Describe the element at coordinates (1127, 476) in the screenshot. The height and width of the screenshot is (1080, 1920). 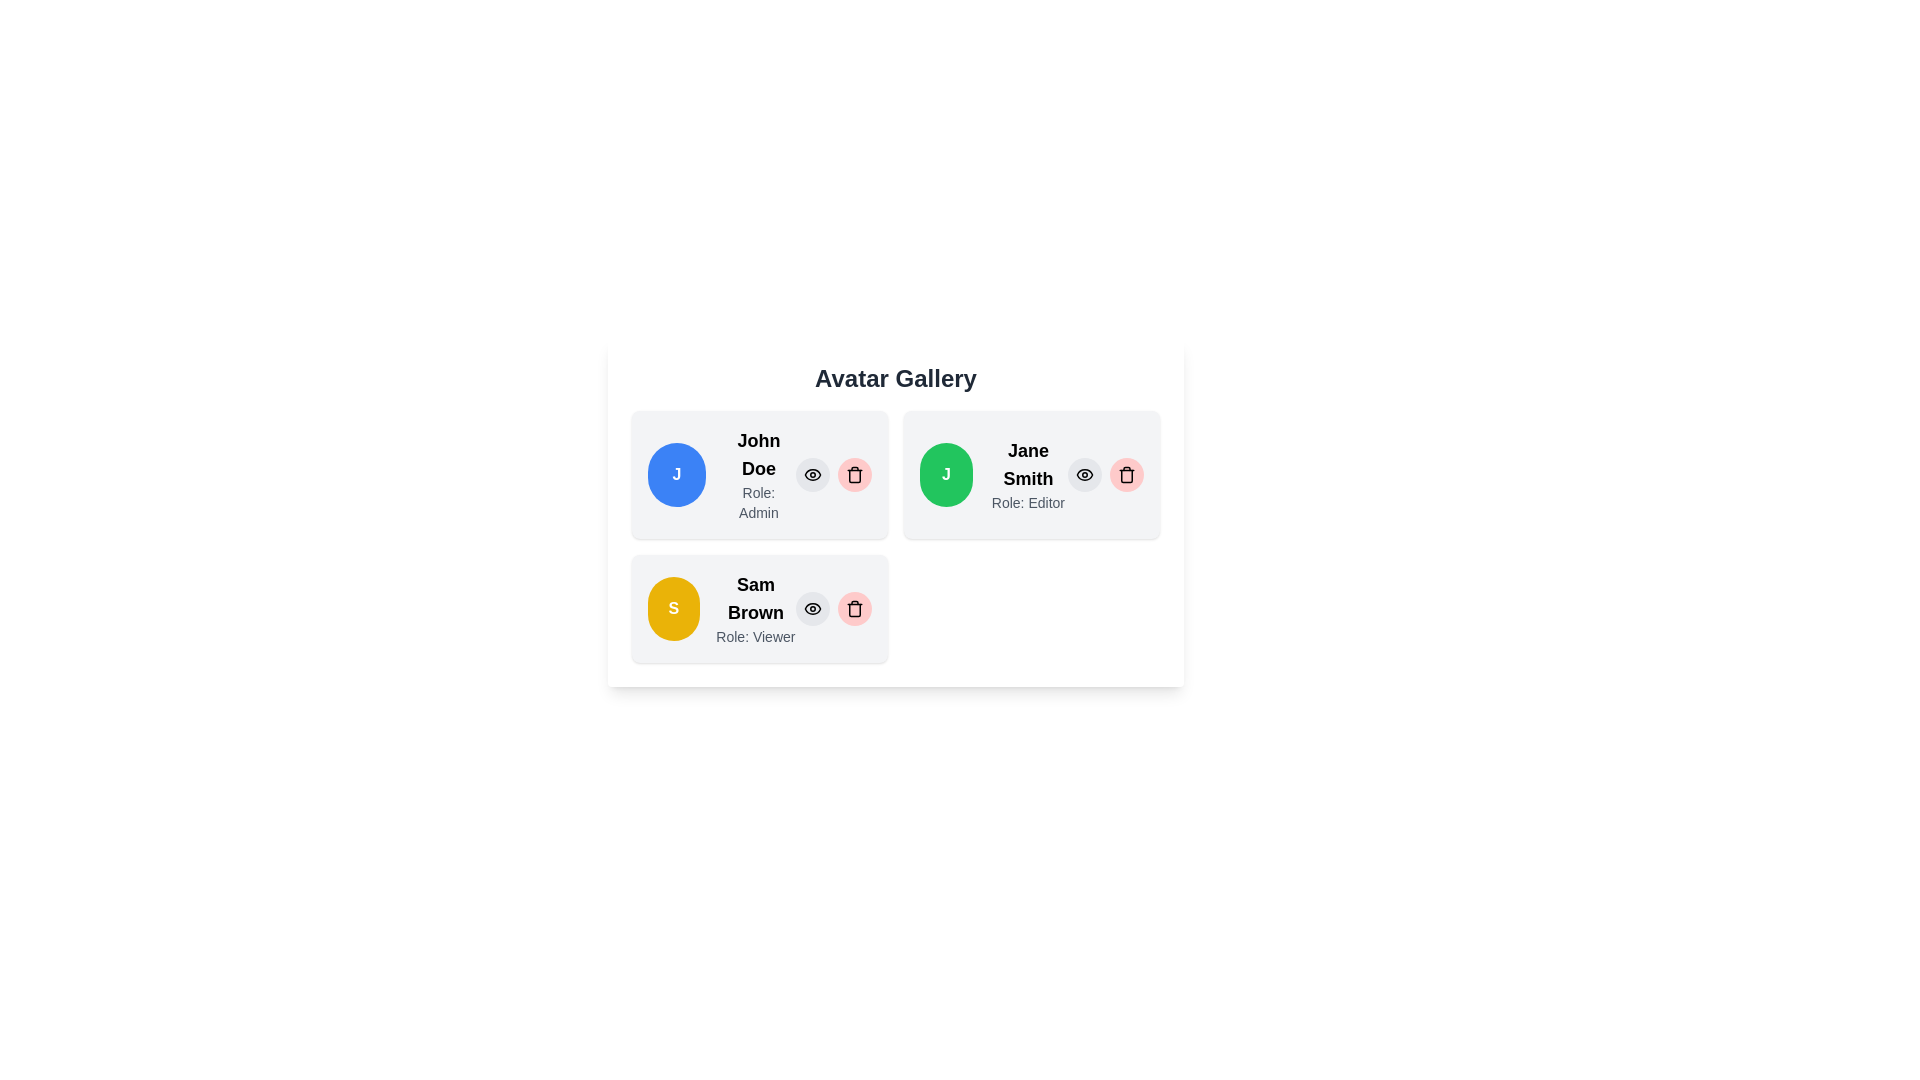
I see `the Trash Bin icon that represents the delete action for user 'Jane Smith', located at the far right of their row` at that location.